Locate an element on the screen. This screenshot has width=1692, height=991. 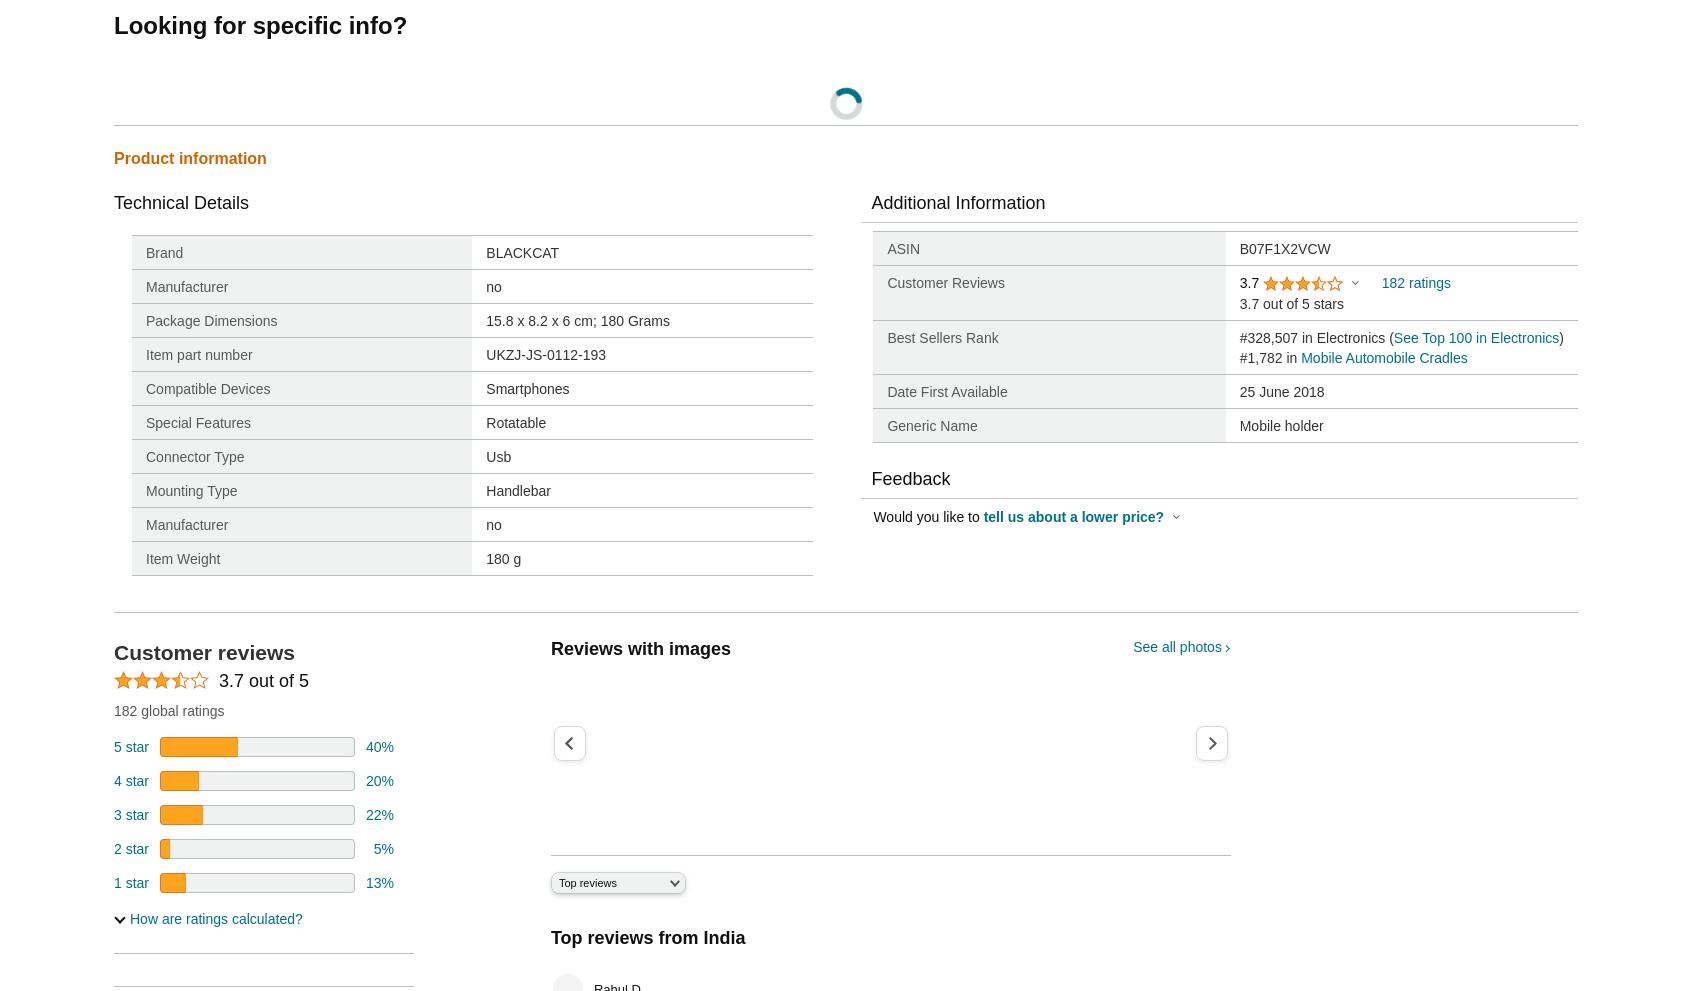
'#1,782 in' is located at coordinates (1269, 356).